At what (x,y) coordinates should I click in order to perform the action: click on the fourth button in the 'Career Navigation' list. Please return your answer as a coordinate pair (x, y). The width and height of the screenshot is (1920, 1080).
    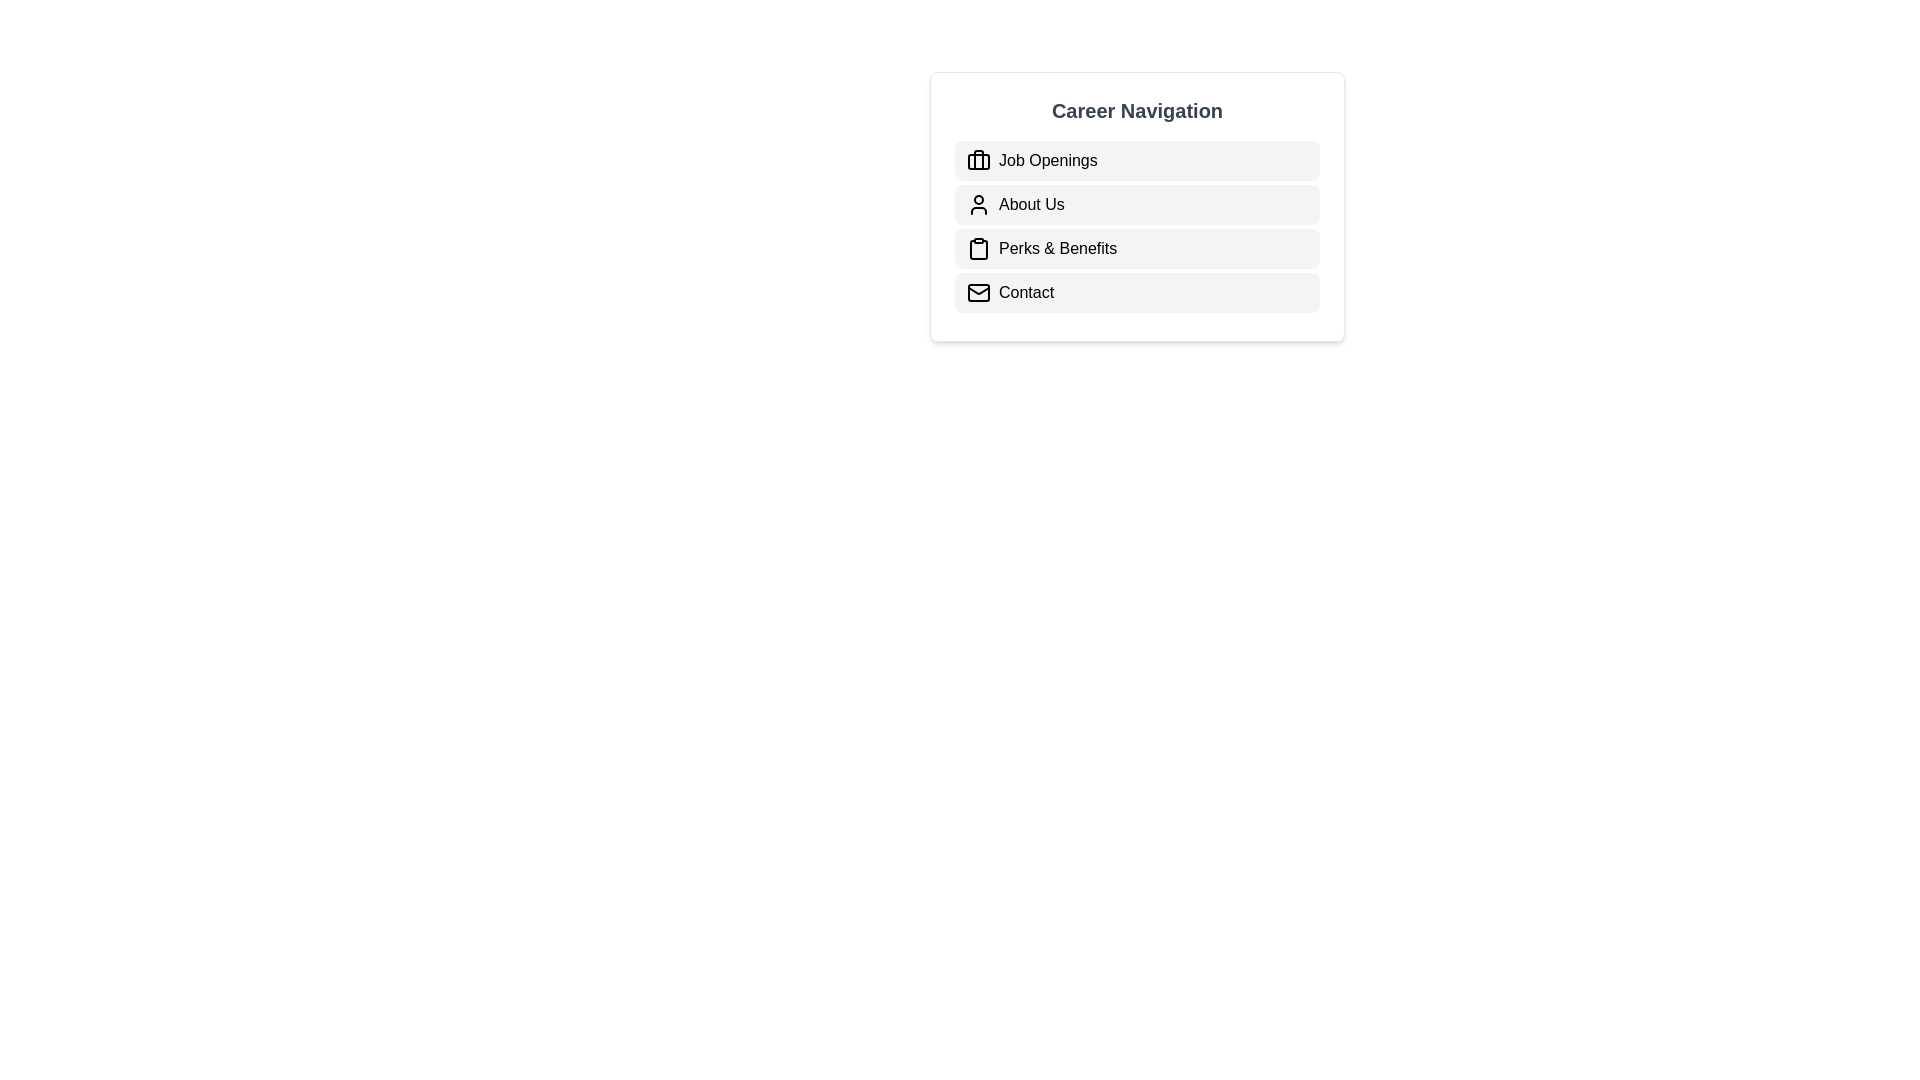
    Looking at the image, I should click on (1137, 293).